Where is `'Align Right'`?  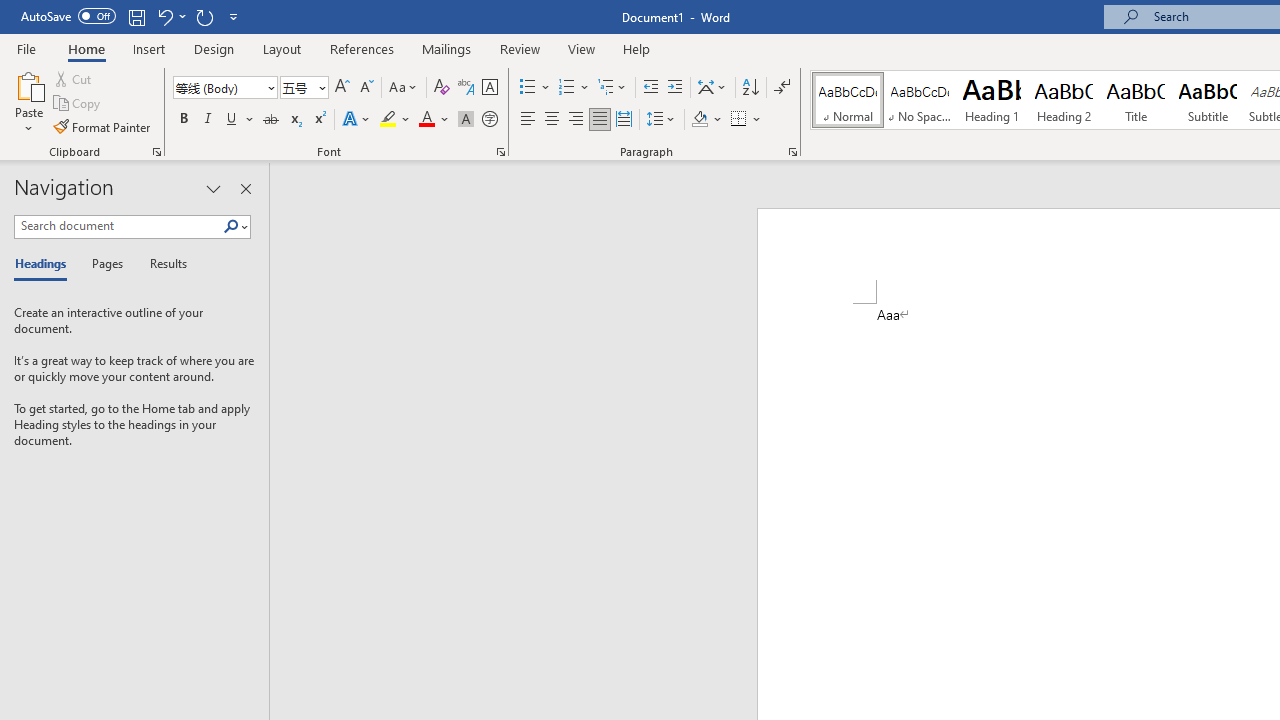 'Align Right' is located at coordinates (575, 119).